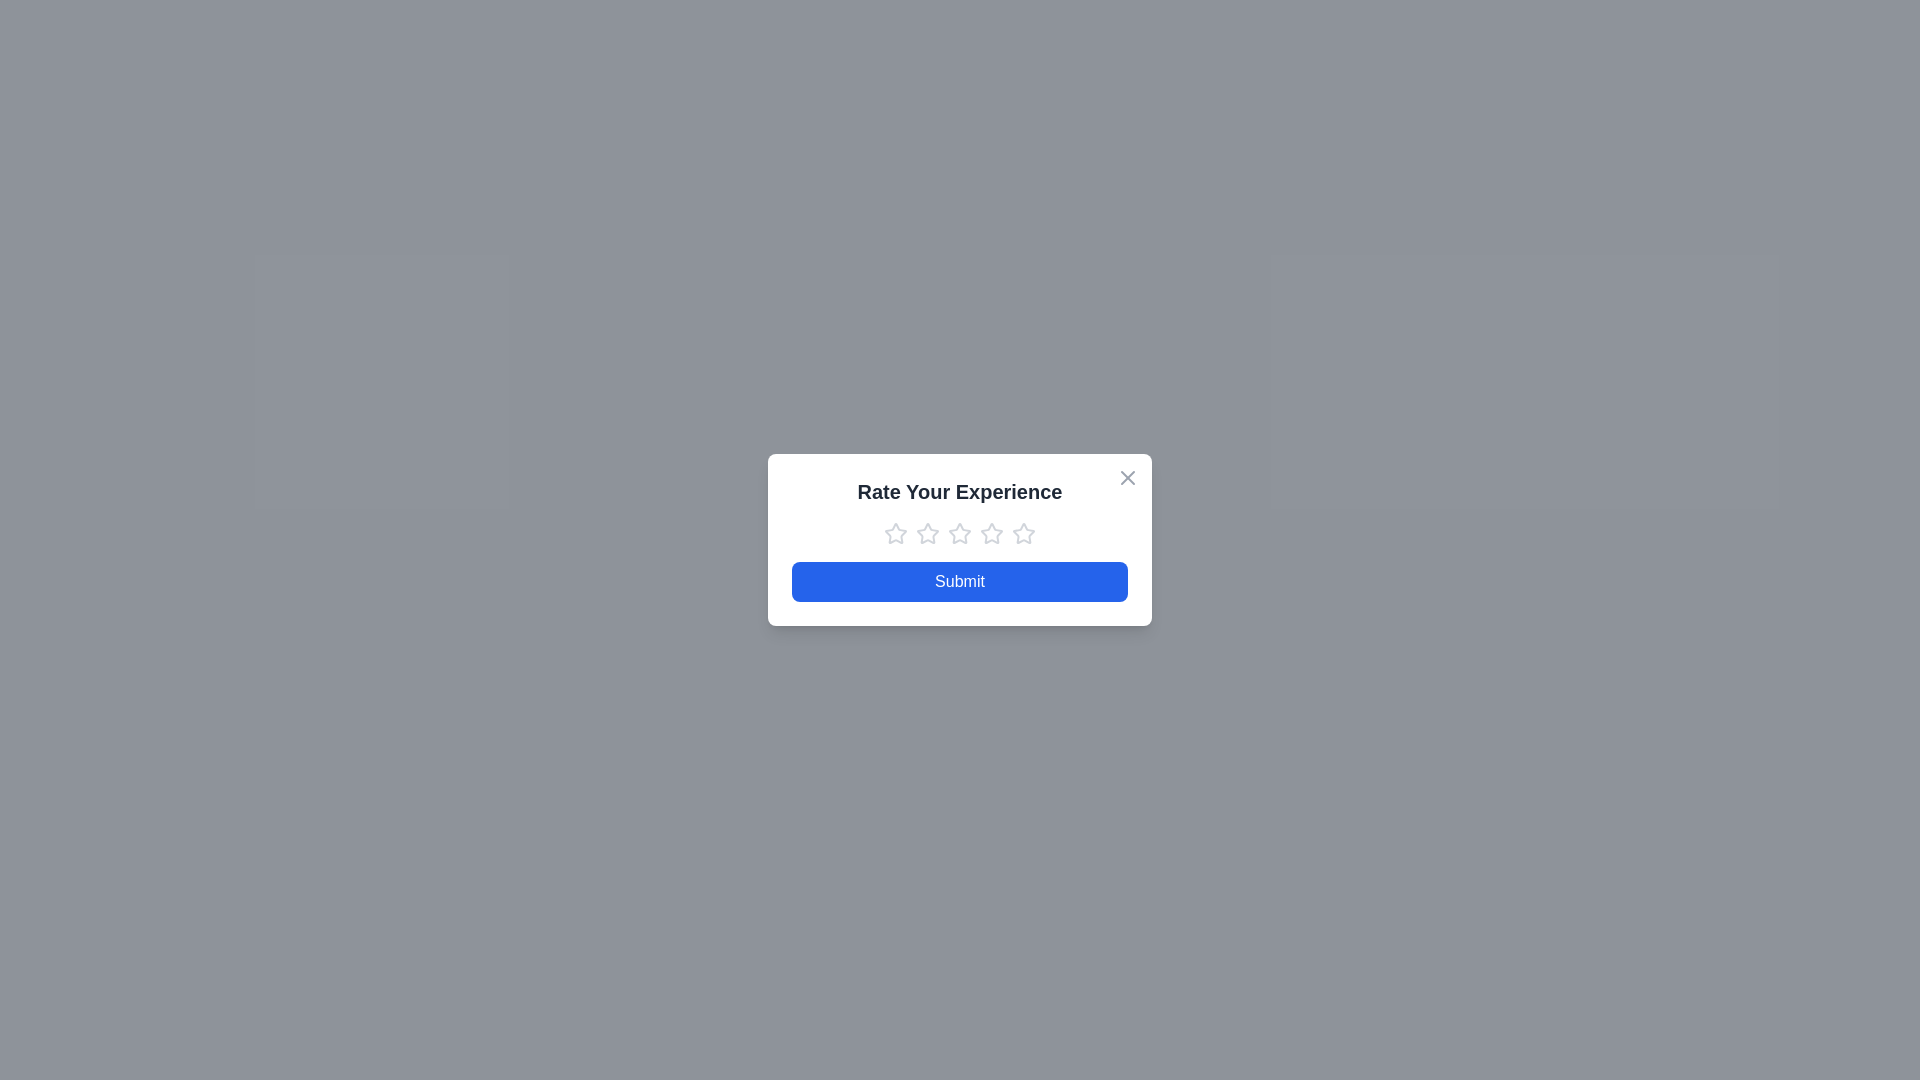 Image resolution: width=1920 pixels, height=1080 pixels. Describe the element at coordinates (926, 532) in the screenshot. I see `the star corresponding to 2 to rate the experience` at that location.